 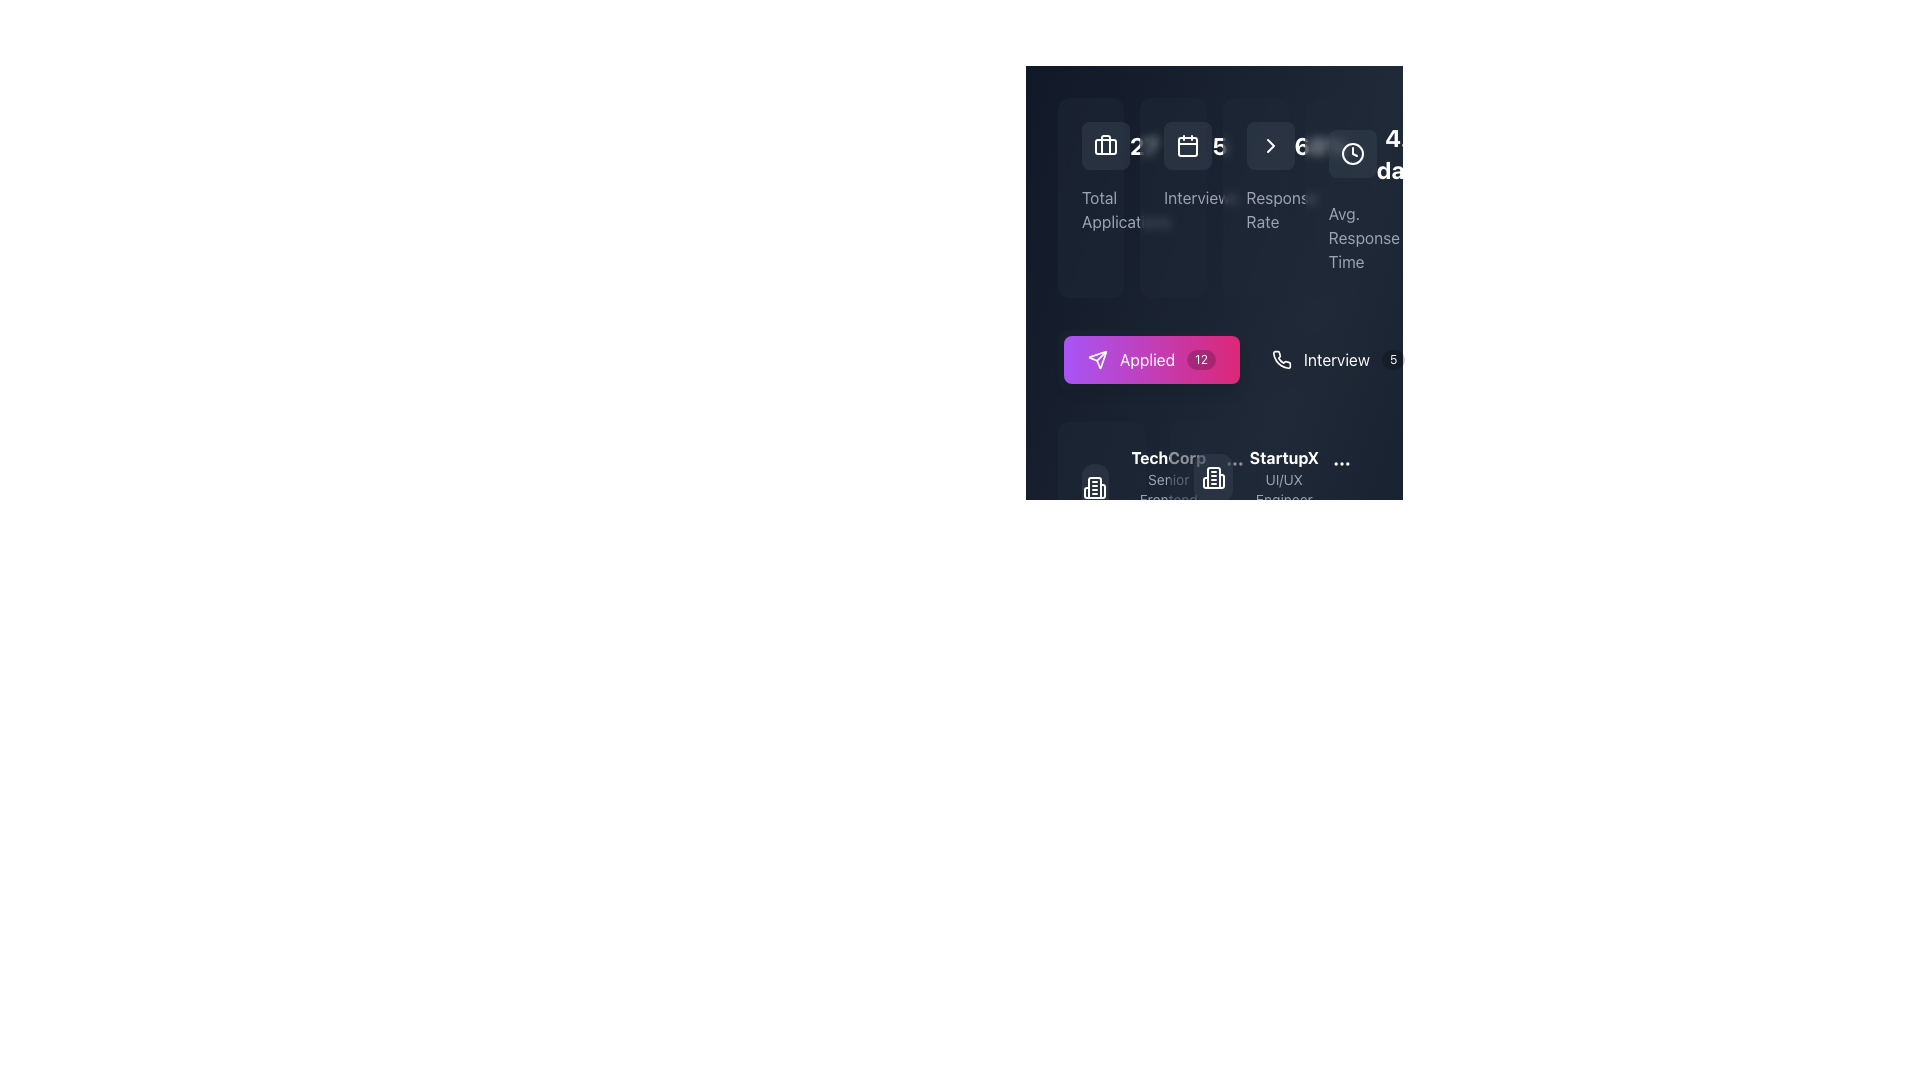 What do you see at coordinates (1090, 209) in the screenshot?
I see `the text label reading 'Total Applications', which is styled in light gray and positioned below the numeric indicator '27' within a dark gray card` at bounding box center [1090, 209].